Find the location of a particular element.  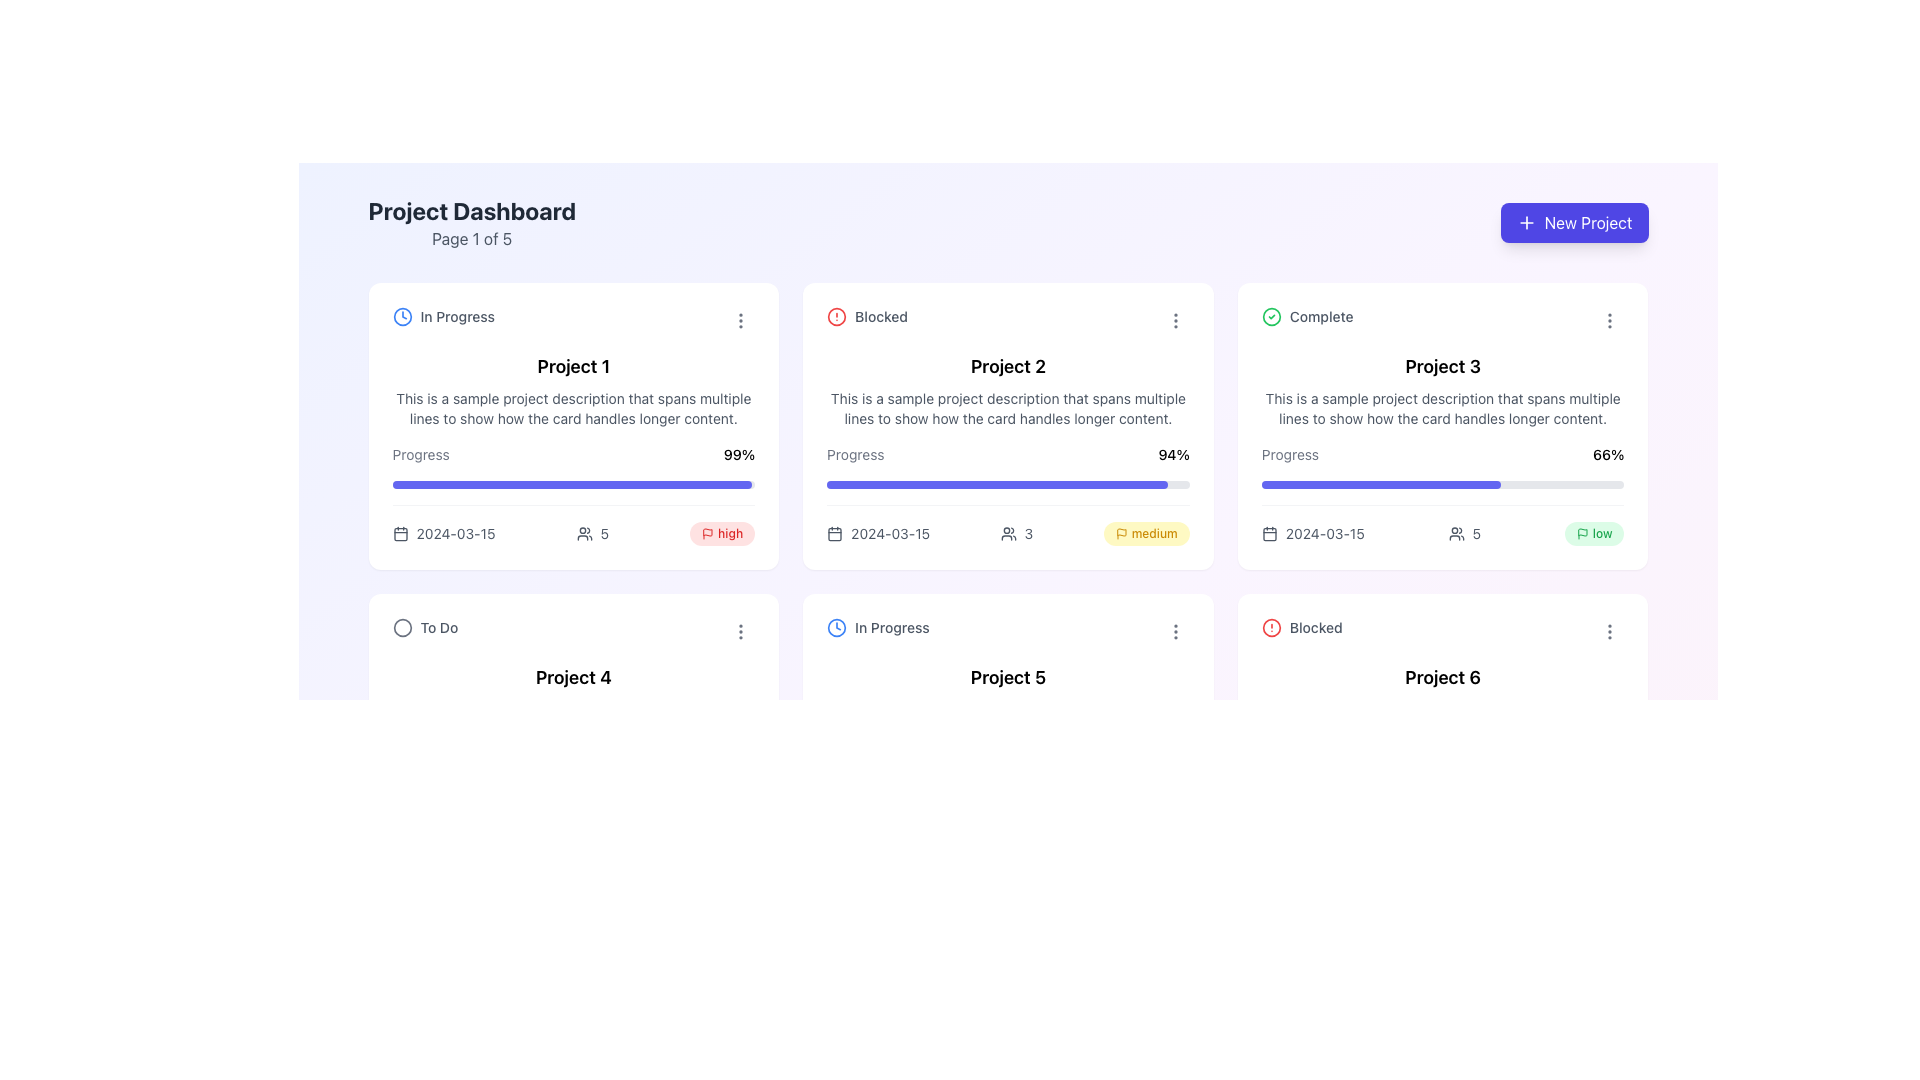

the Icon and Text Pair that displays the number of collaborators for the project is located at coordinates (1016, 532).